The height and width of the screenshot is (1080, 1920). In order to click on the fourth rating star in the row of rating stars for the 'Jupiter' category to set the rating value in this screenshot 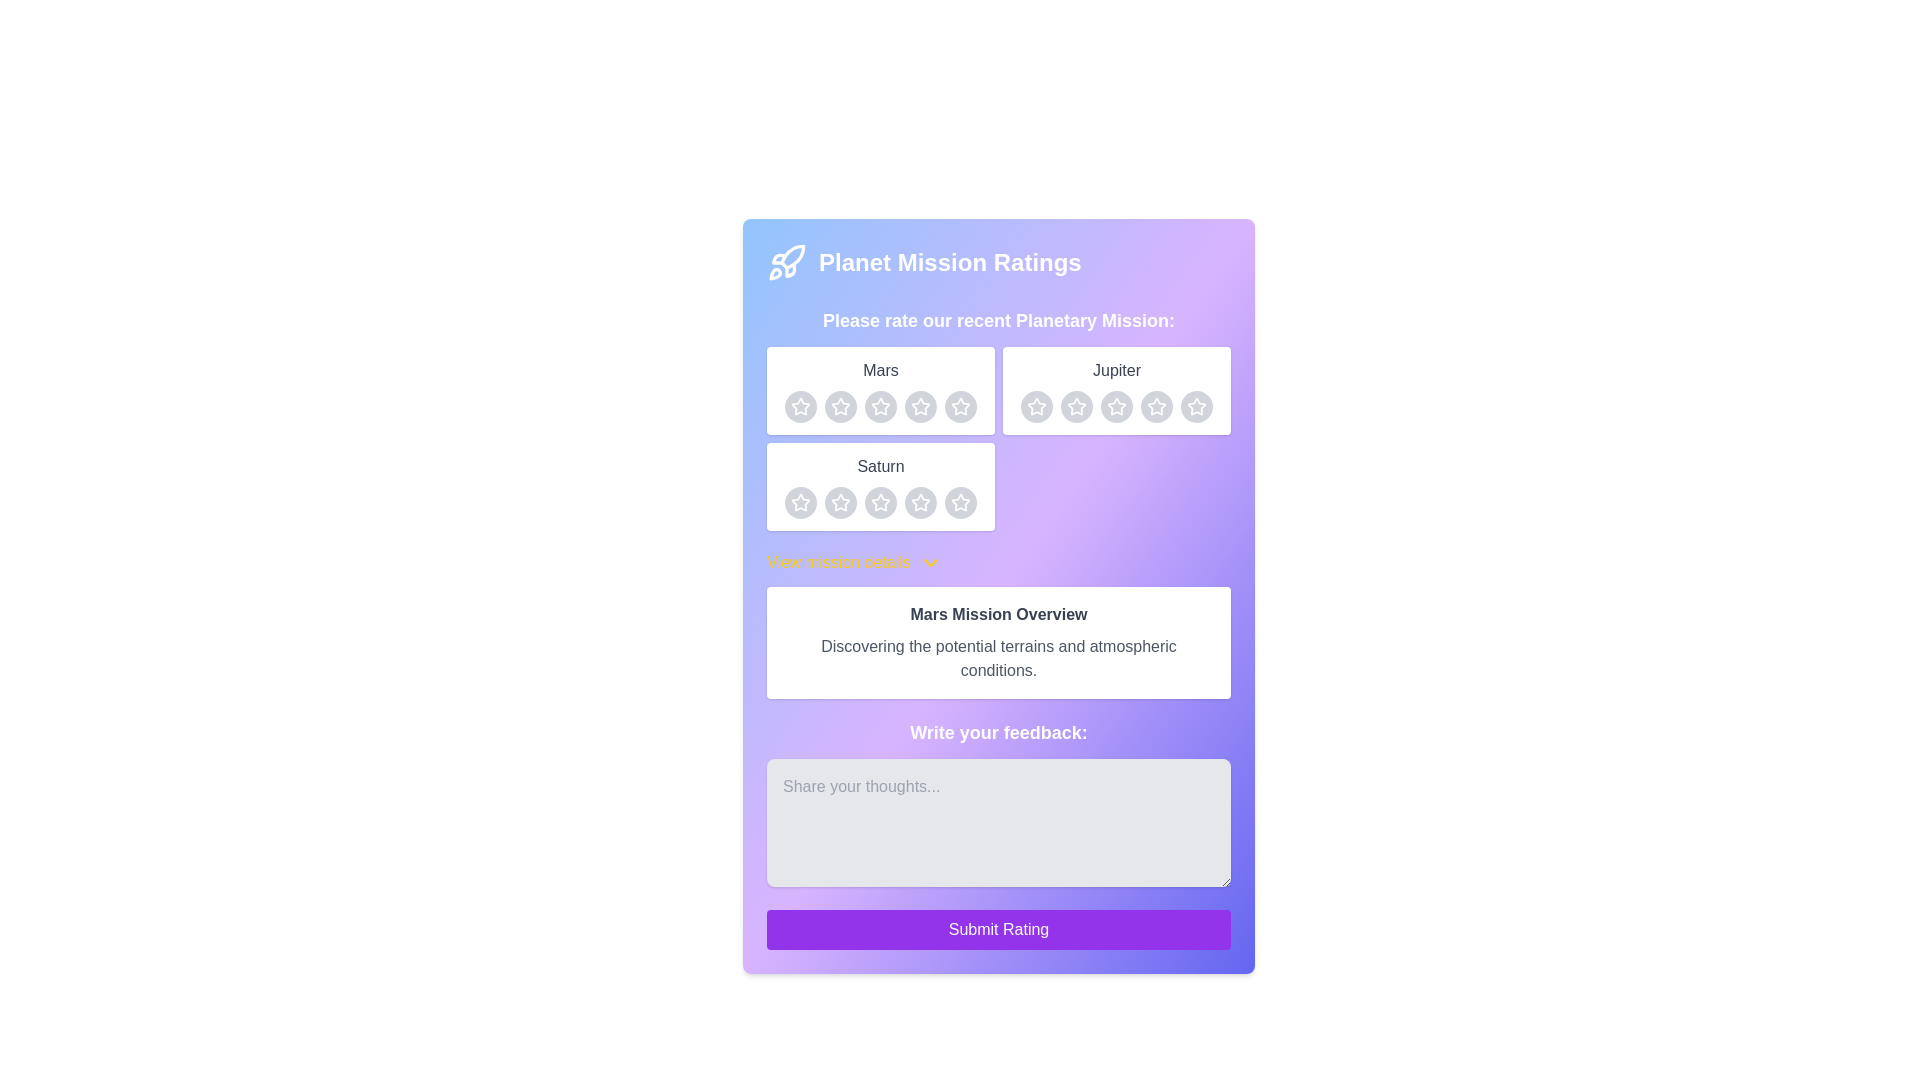, I will do `click(1156, 405)`.